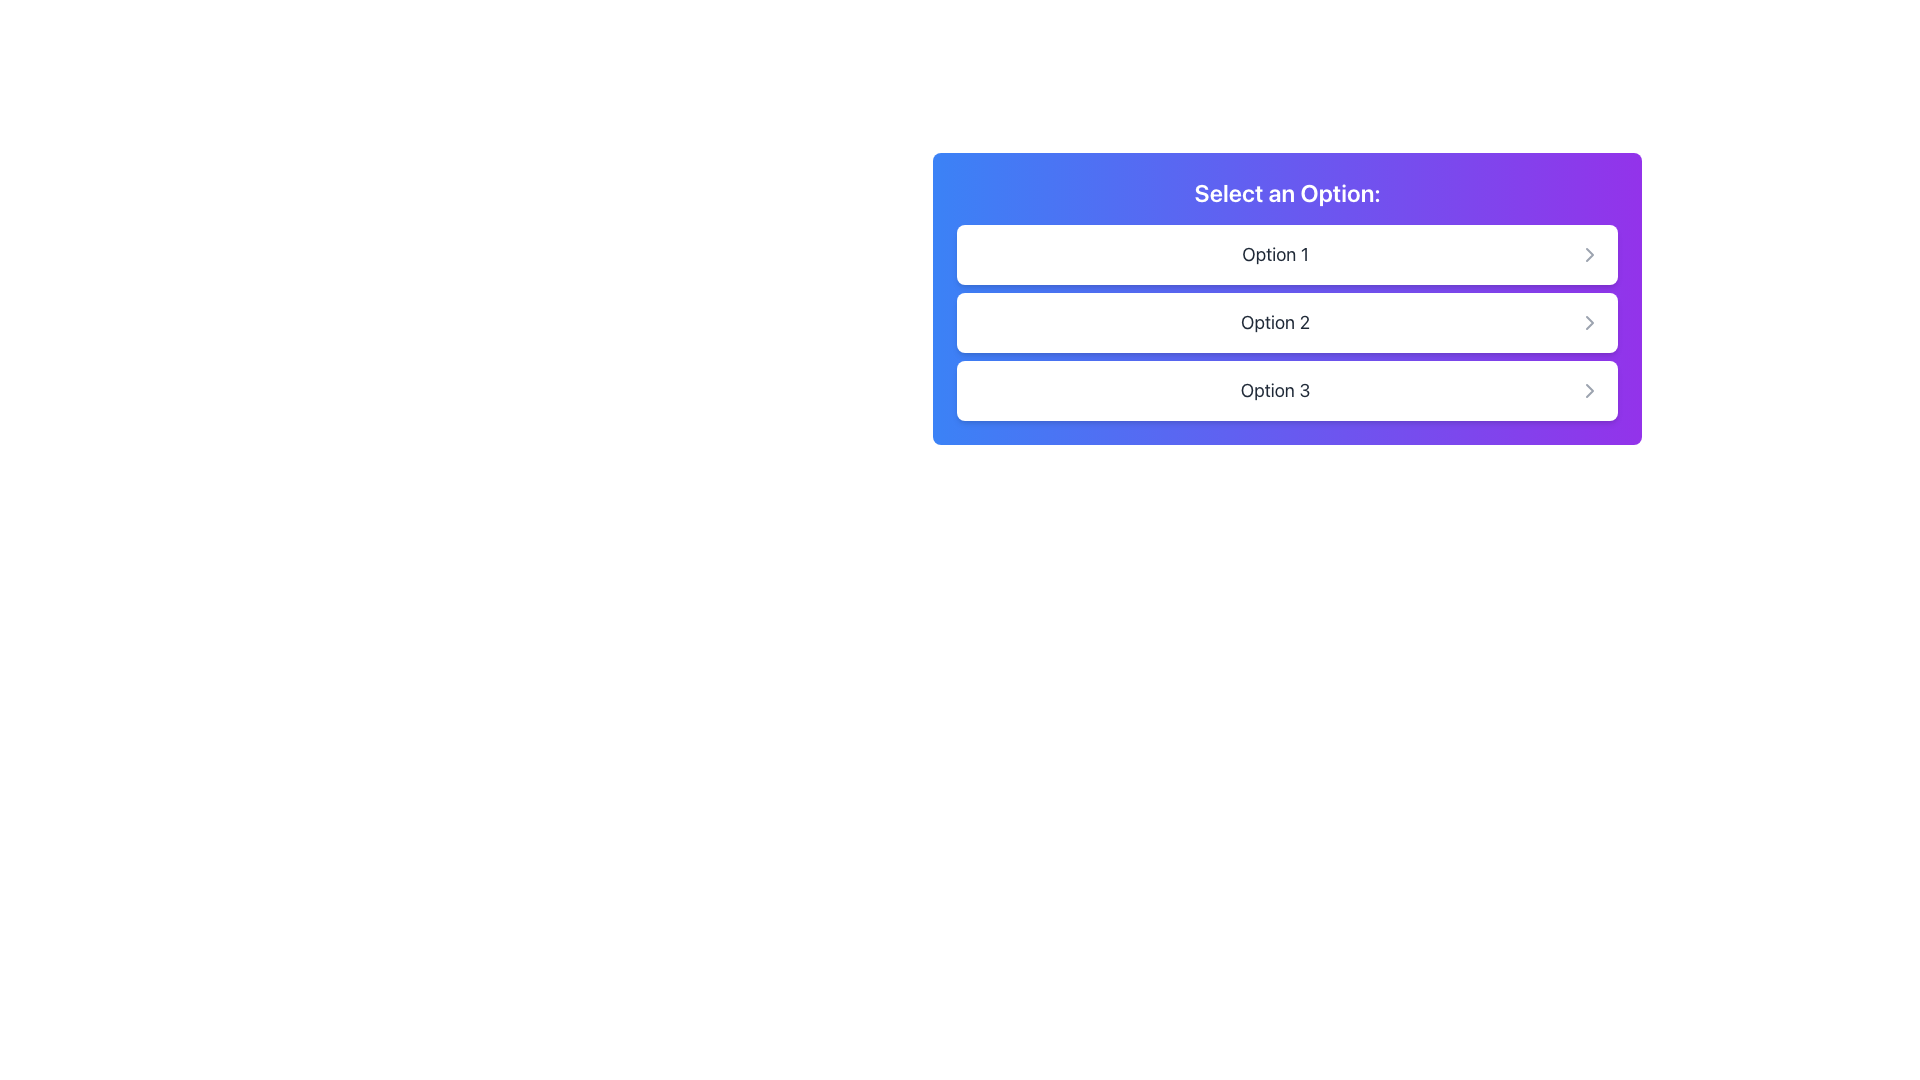  Describe the element at coordinates (1274, 390) in the screenshot. I see `the text element displaying 'Option 3', which is the third menu item in a vertically stacked menu, located at the bottom of the visible menu list` at that location.